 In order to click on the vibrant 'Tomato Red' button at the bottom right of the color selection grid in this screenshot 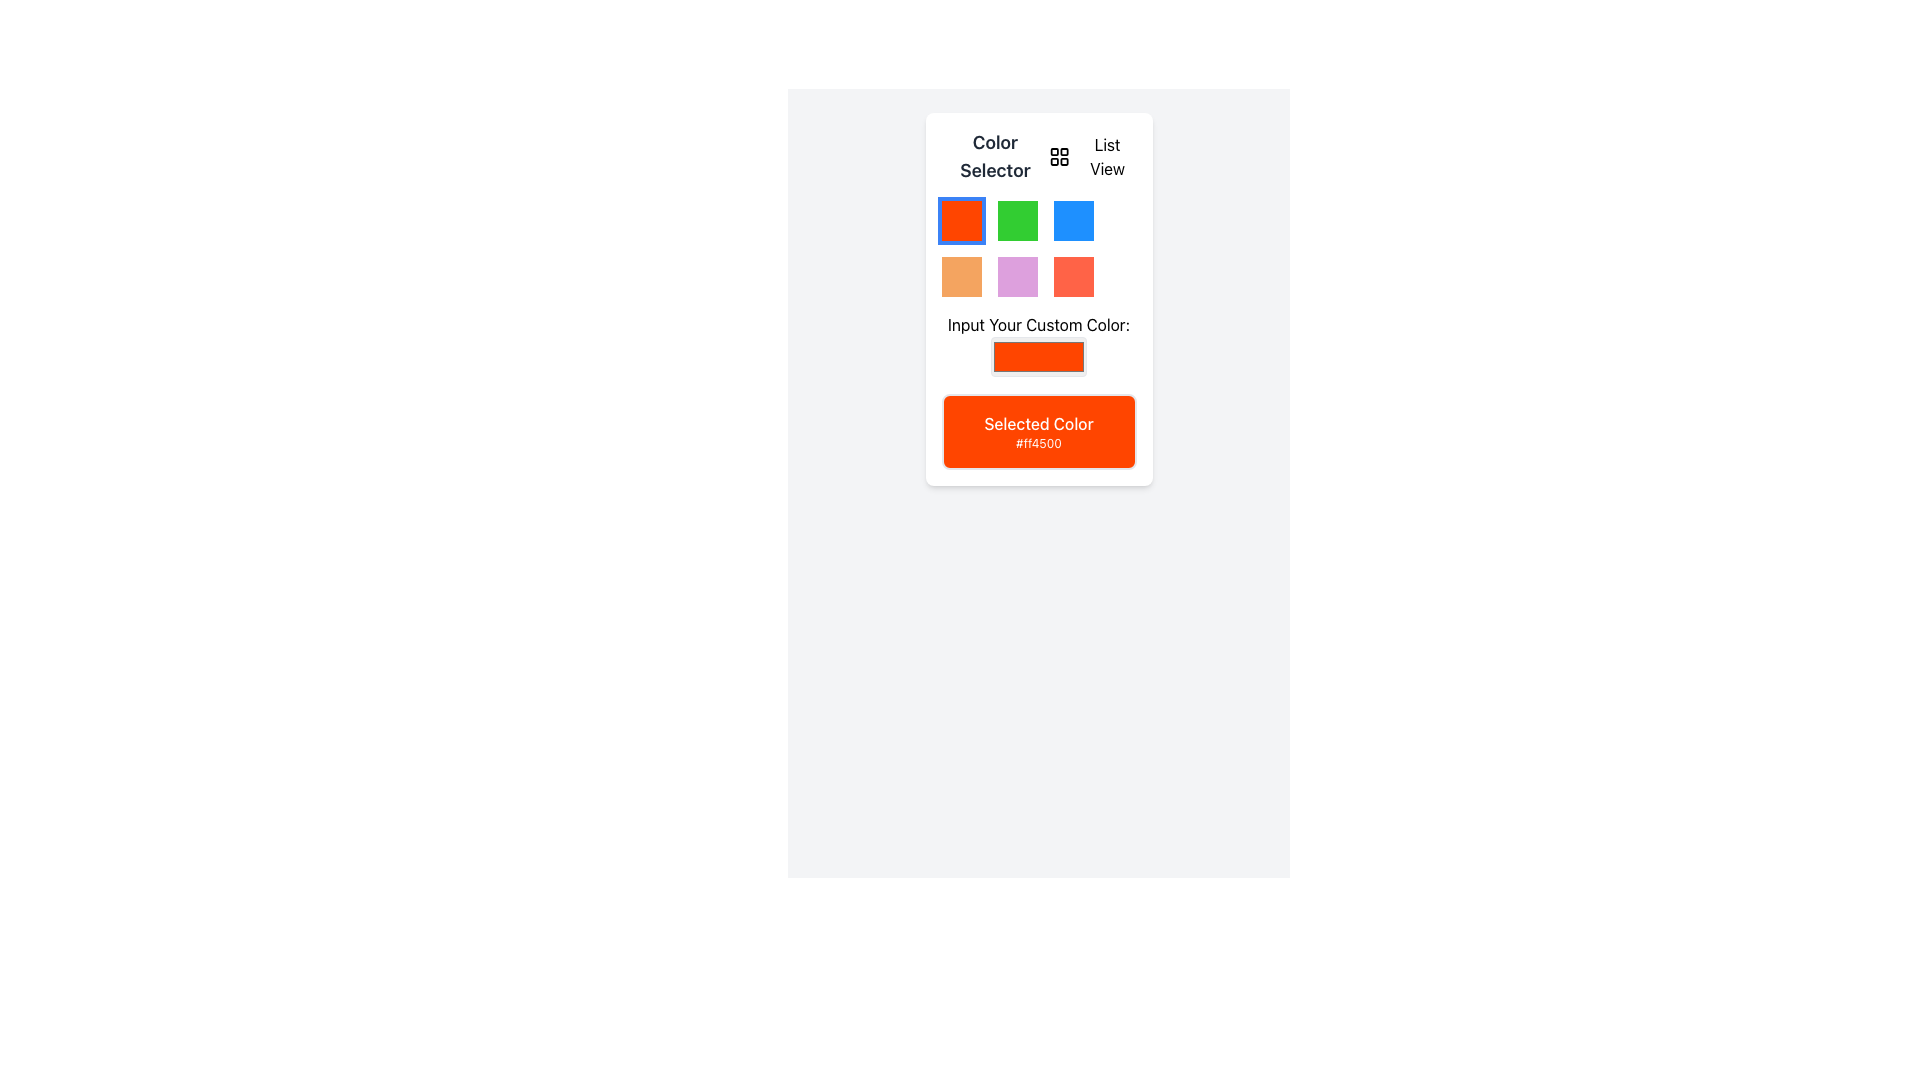, I will do `click(1072, 277)`.